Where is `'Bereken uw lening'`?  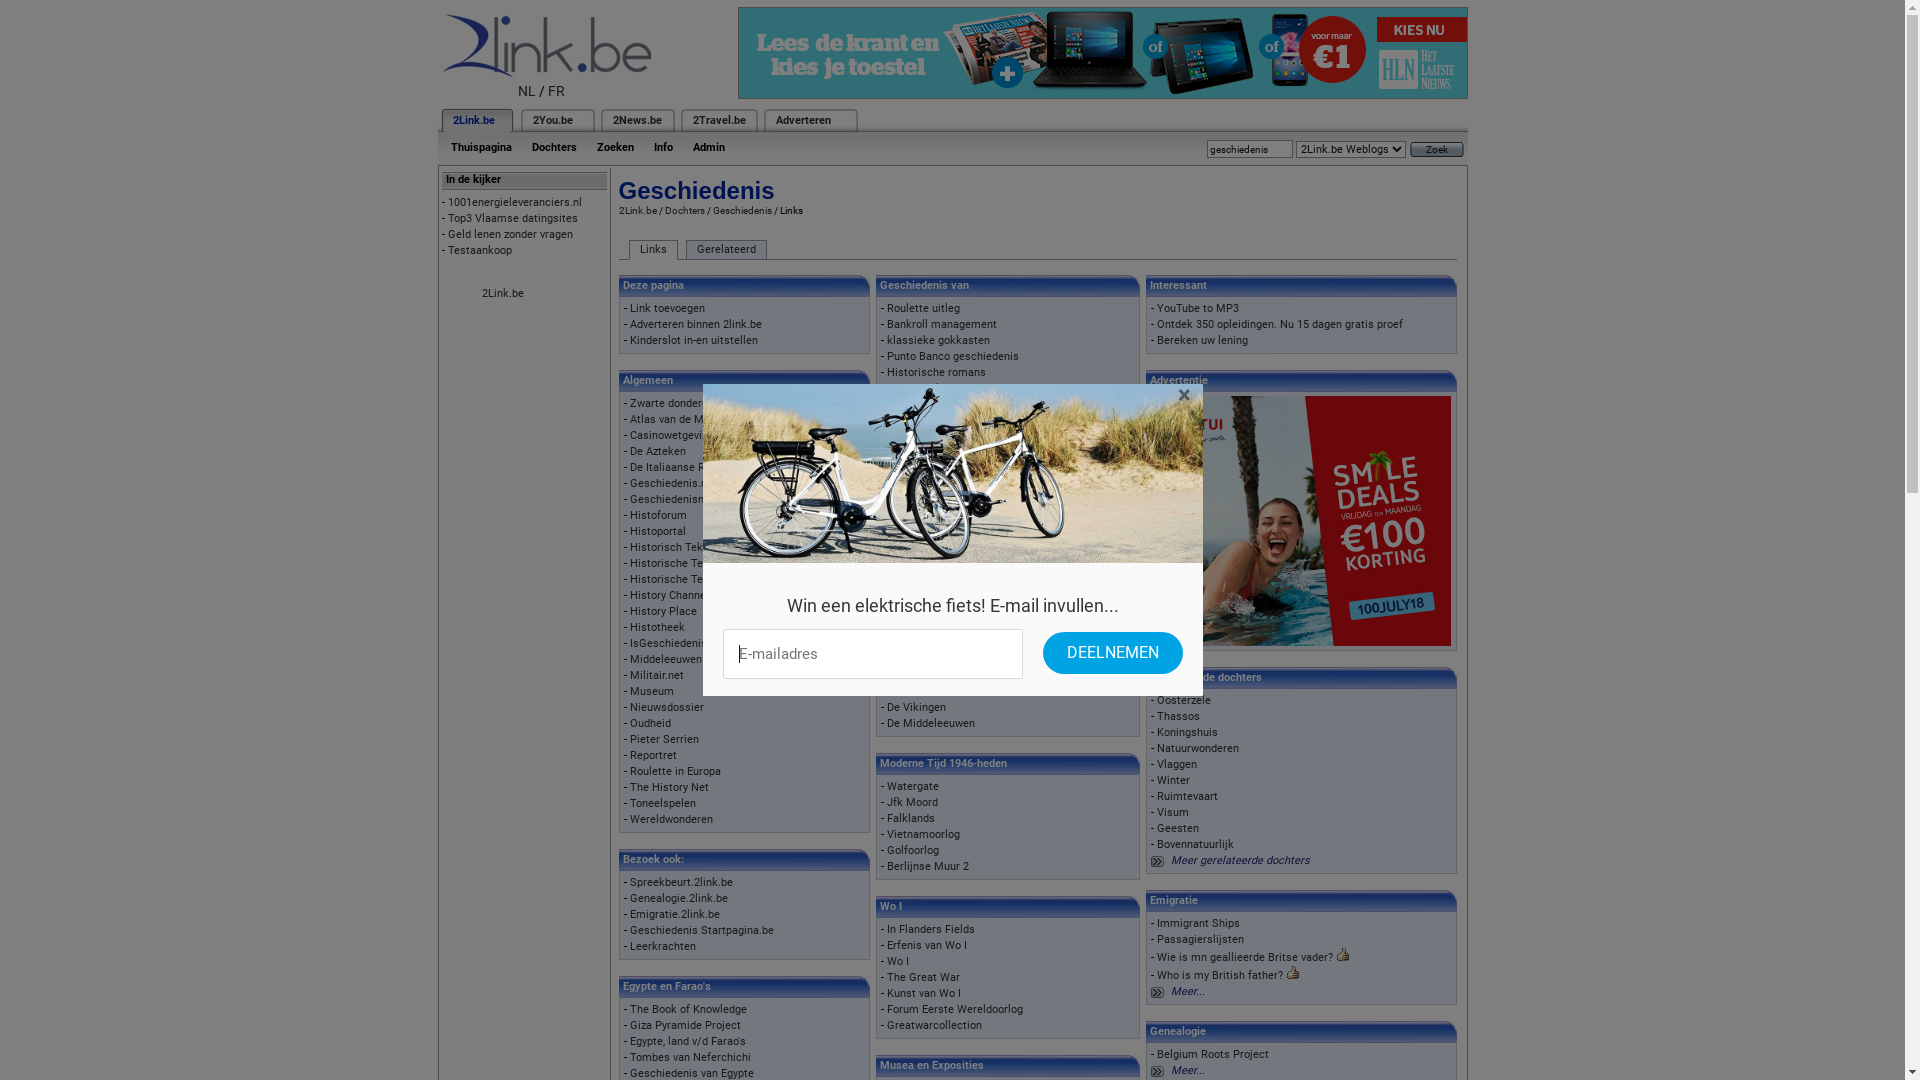
'Bereken uw lening' is located at coordinates (1156, 339).